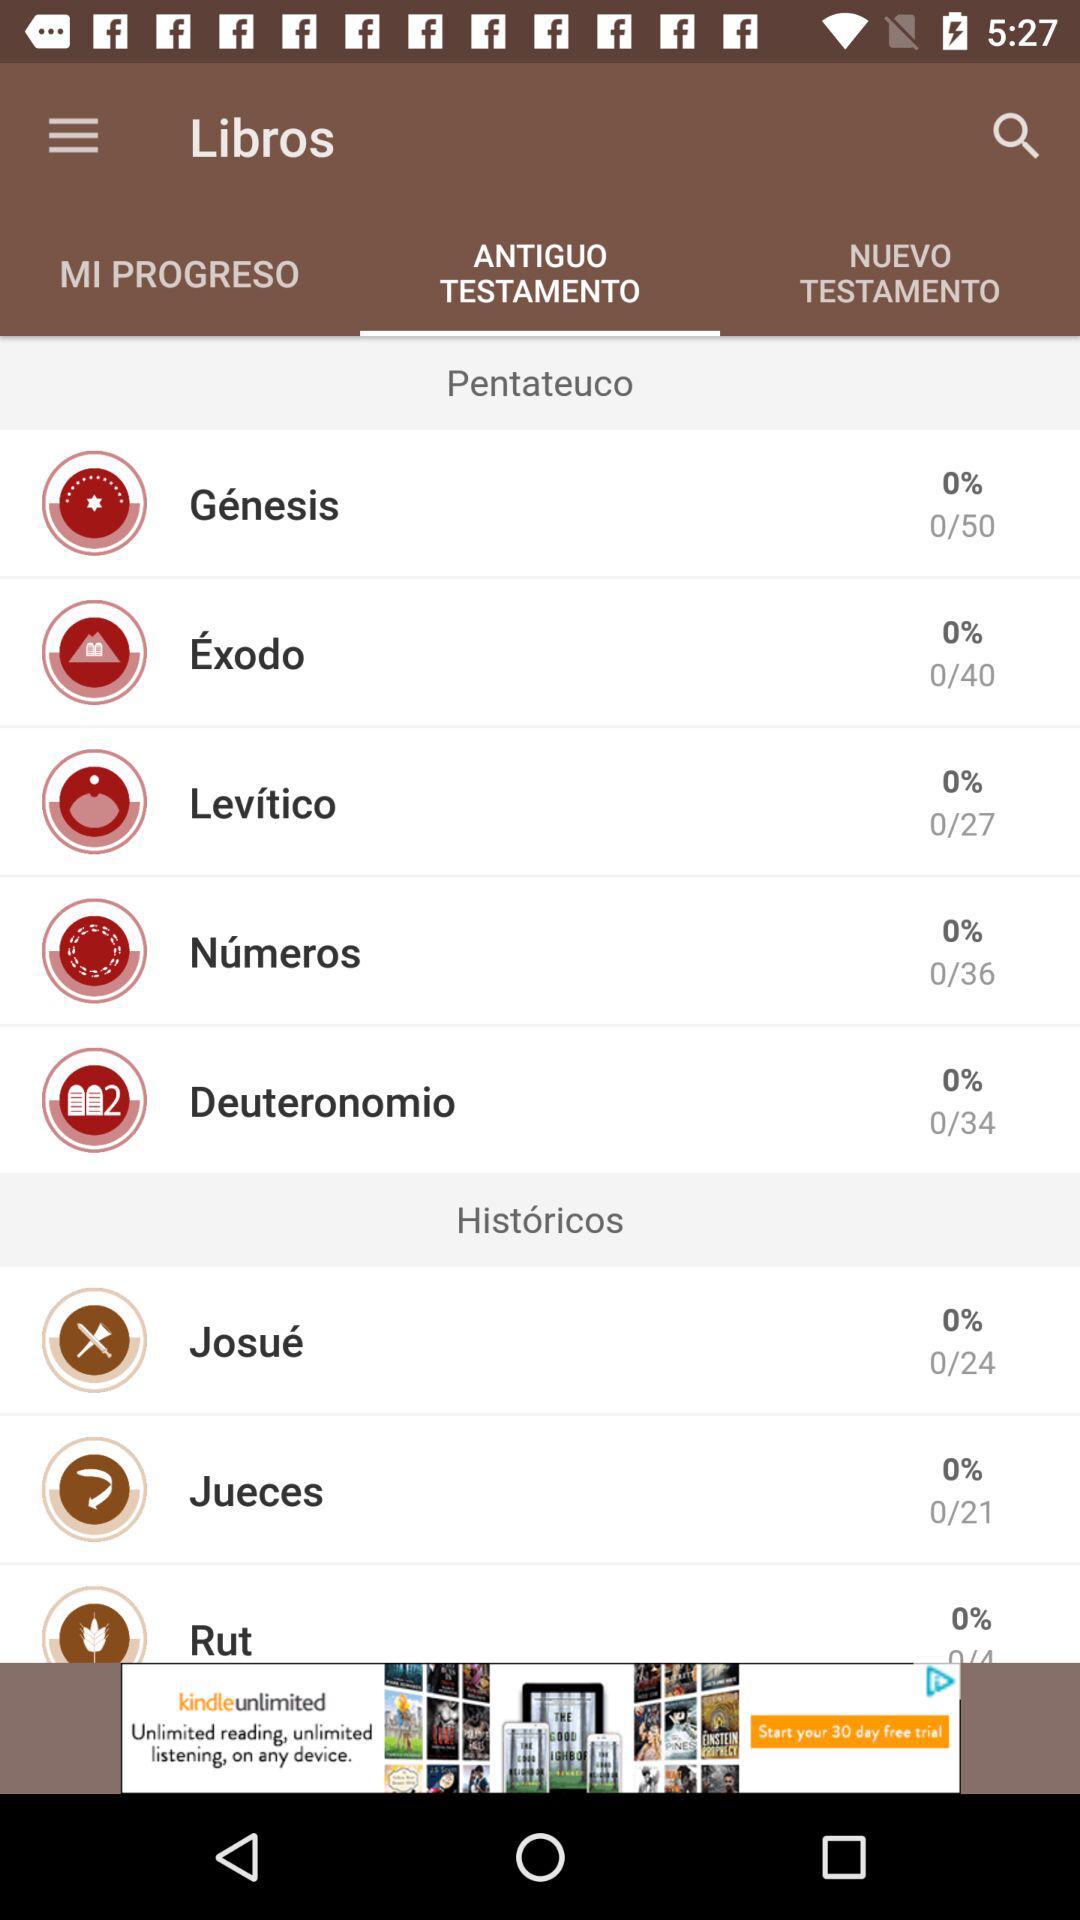  Describe the element at coordinates (72, 135) in the screenshot. I see `the item to the left of the libros icon` at that location.